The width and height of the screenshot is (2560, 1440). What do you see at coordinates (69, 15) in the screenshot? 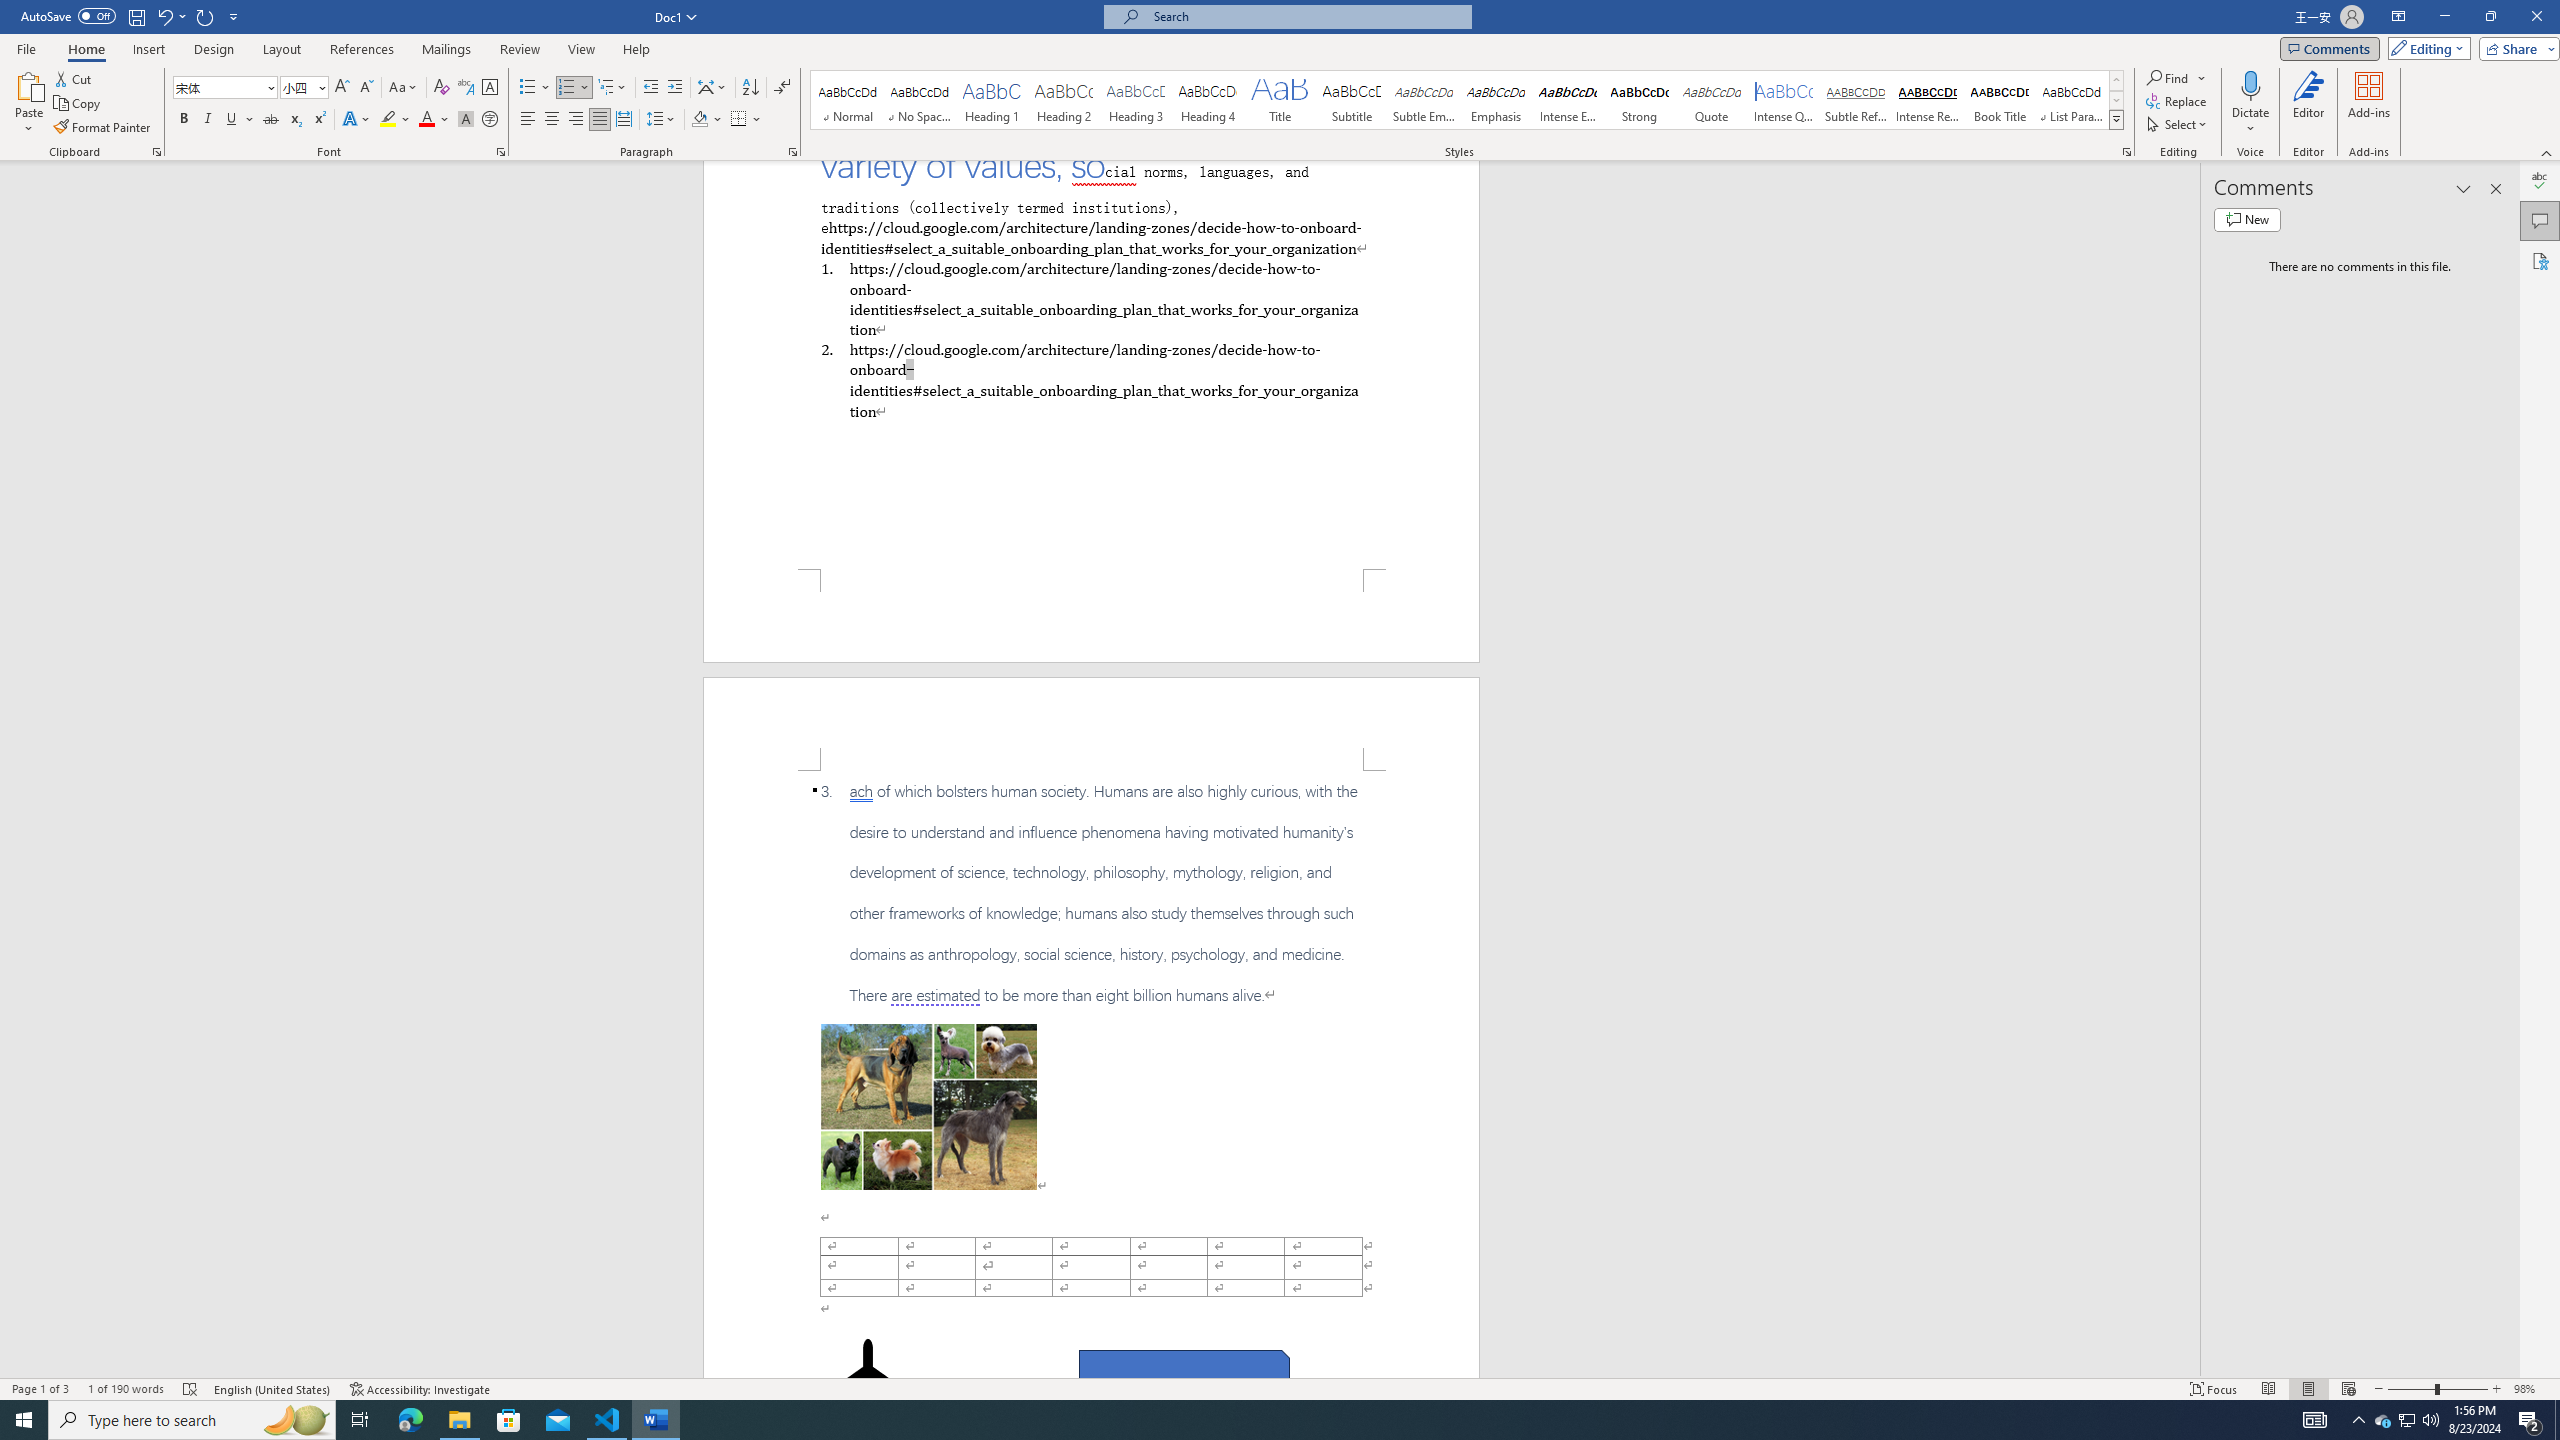
I see `'AutoSave'` at bounding box center [69, 15].